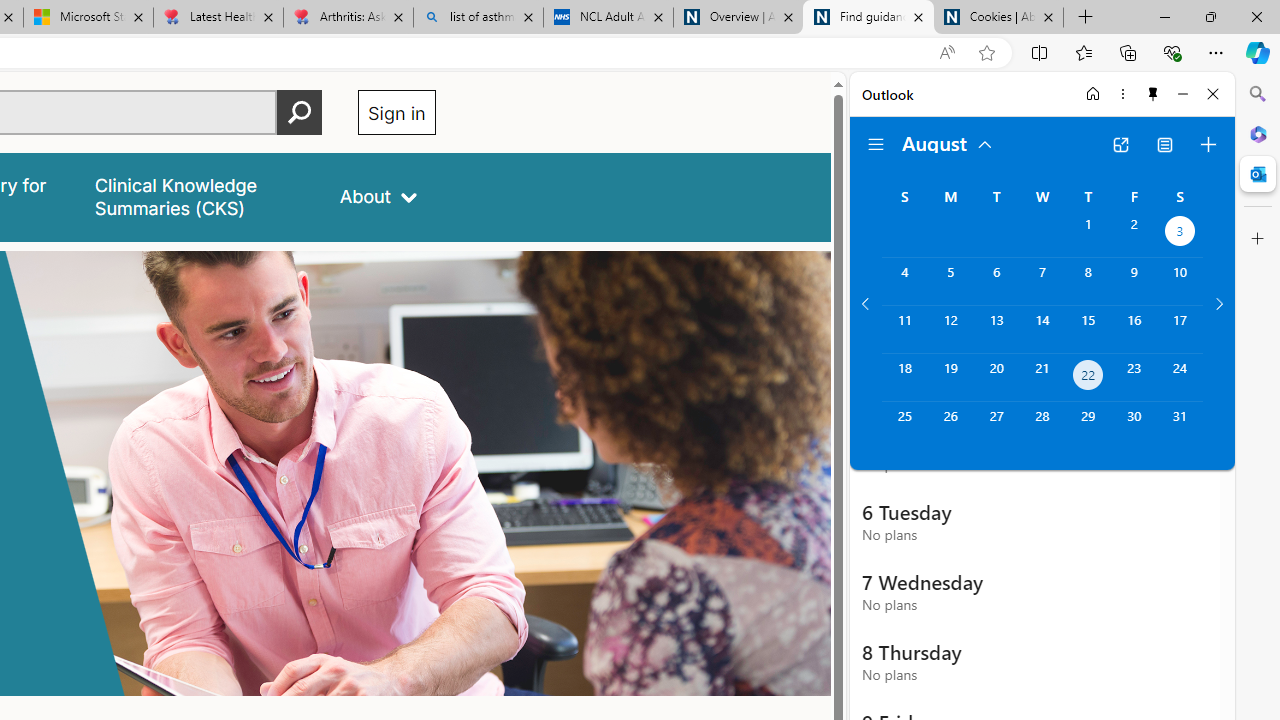  What do you see at coordinates (1134, 377) in the screenshot?
I see `'Friday, August 23, 2024. '` at bounding box center [1134, 377].